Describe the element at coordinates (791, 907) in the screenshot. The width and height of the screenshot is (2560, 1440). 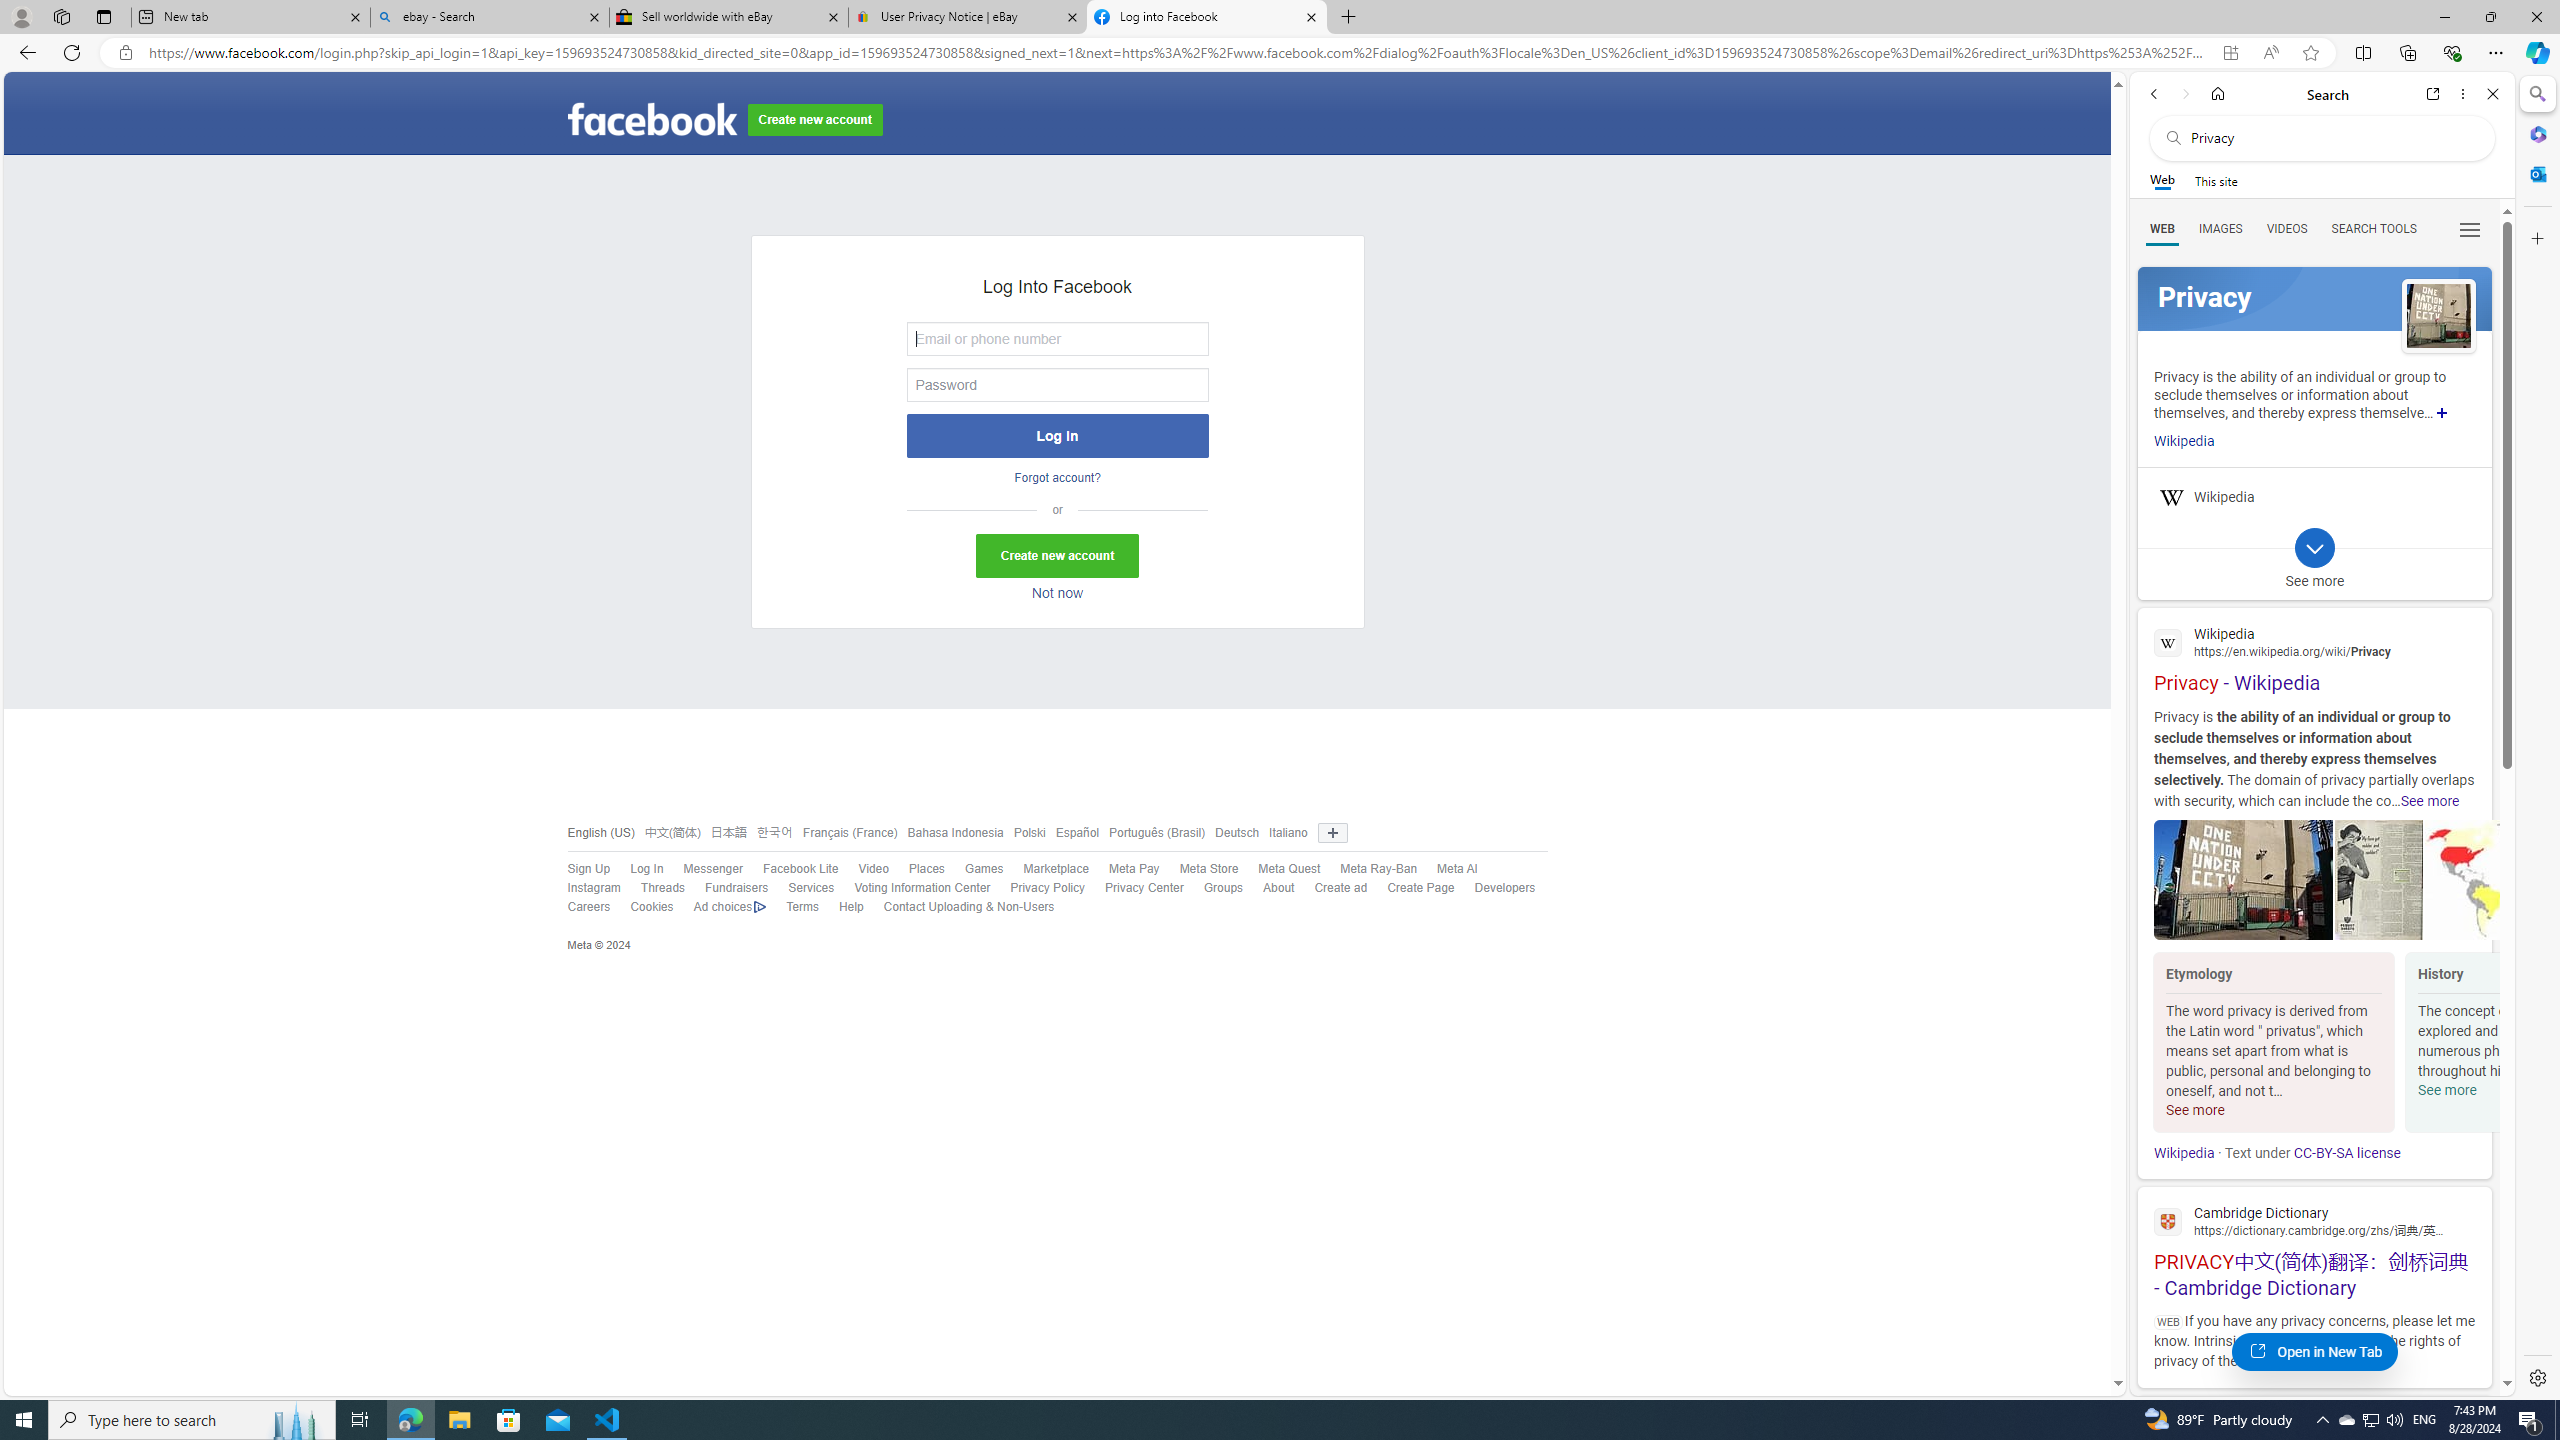
I see `'Terms'` at that location.